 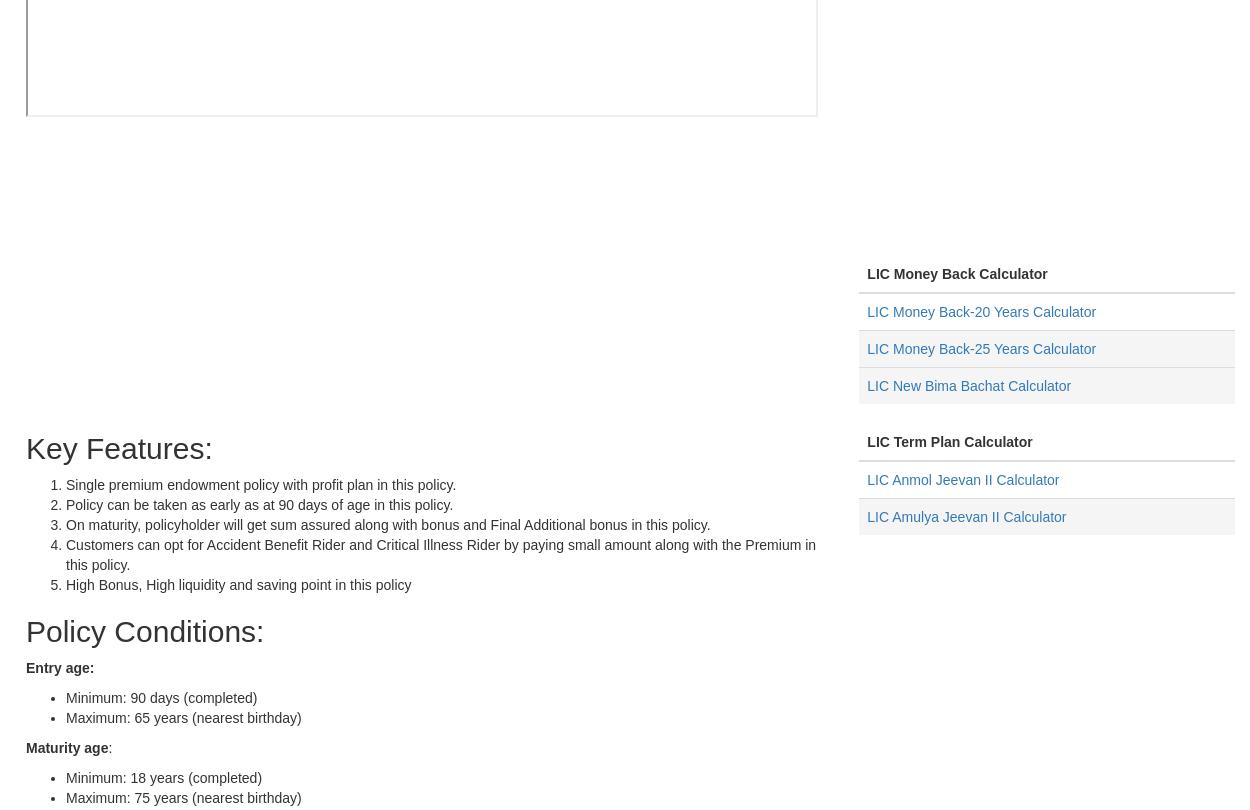 What do you see at coordinates (118, 448) in the screenshot?
I see `'Key Features:'` at bounding box center [118, 448].